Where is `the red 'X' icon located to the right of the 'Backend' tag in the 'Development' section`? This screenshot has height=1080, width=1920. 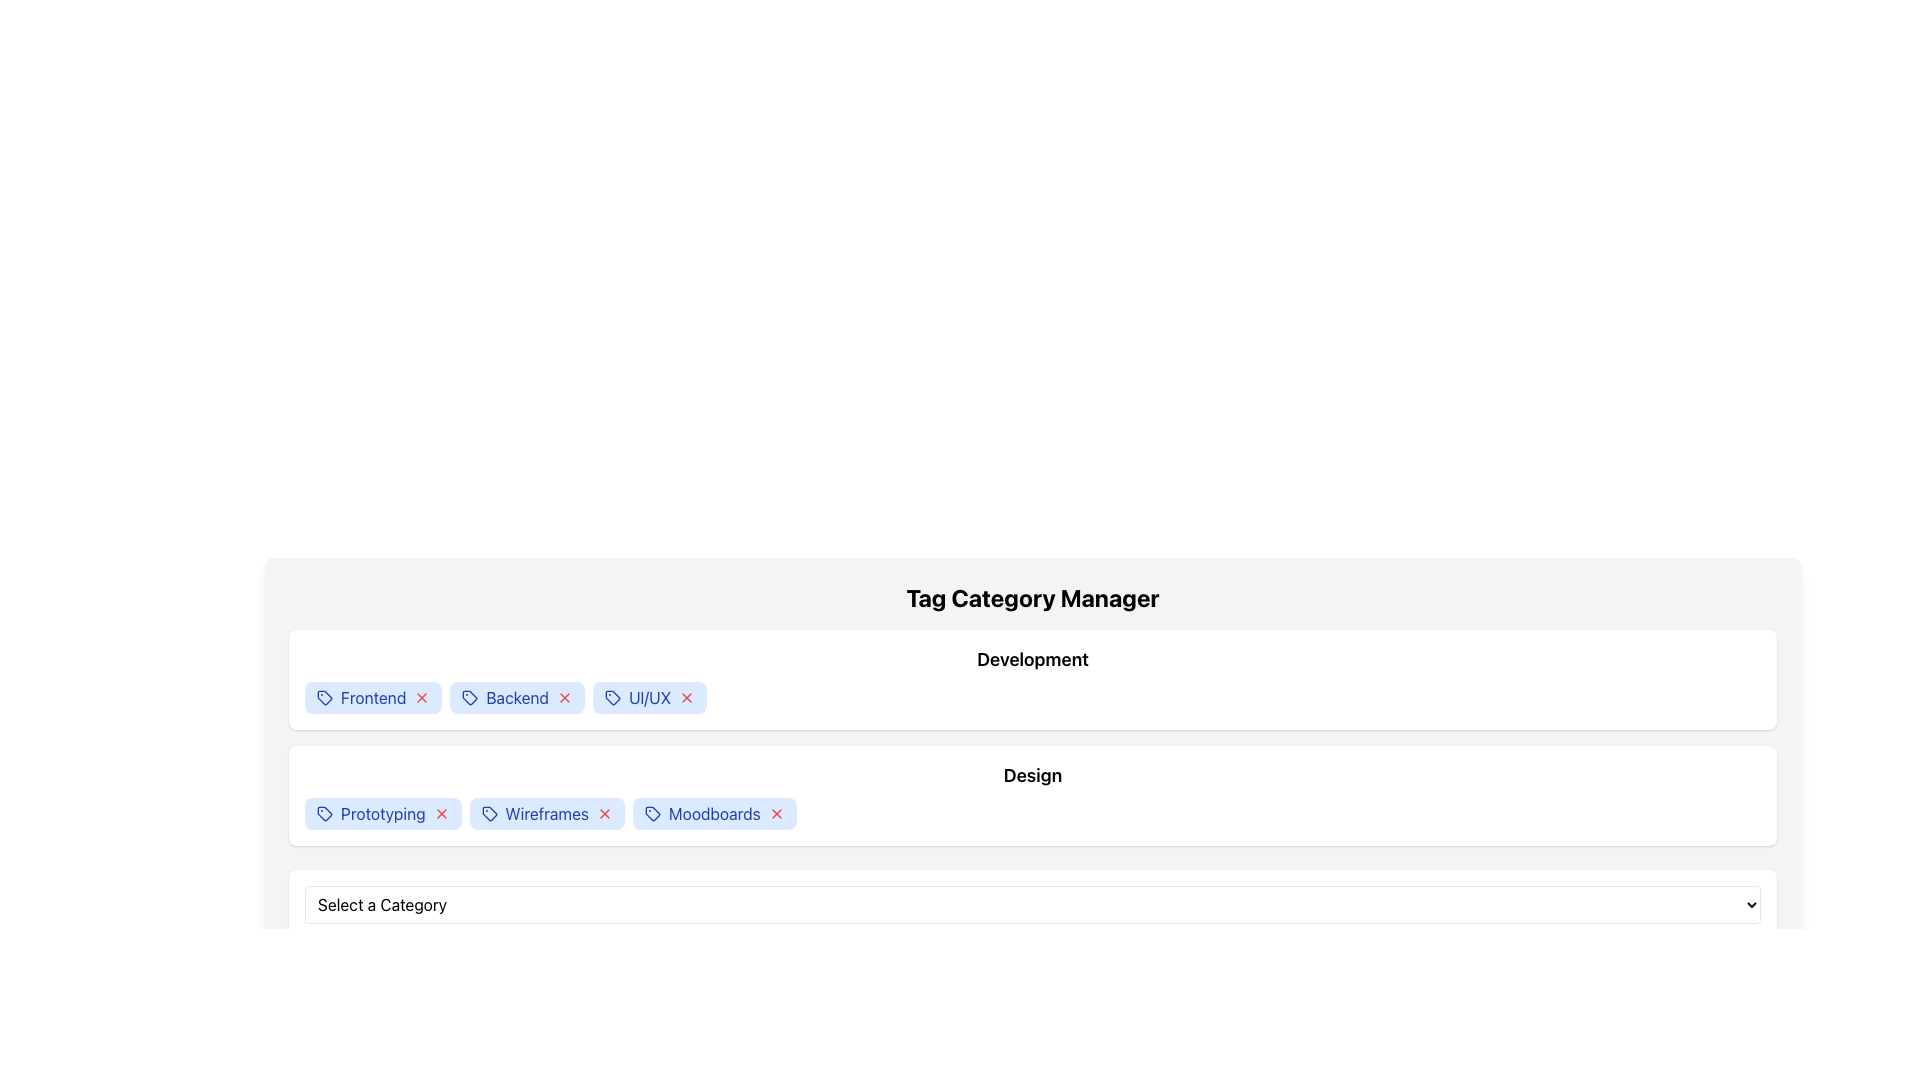
the red 'X' icon located to the right of the 'Backend' tag in the 'Development' section is located at coordinates (564, 697).